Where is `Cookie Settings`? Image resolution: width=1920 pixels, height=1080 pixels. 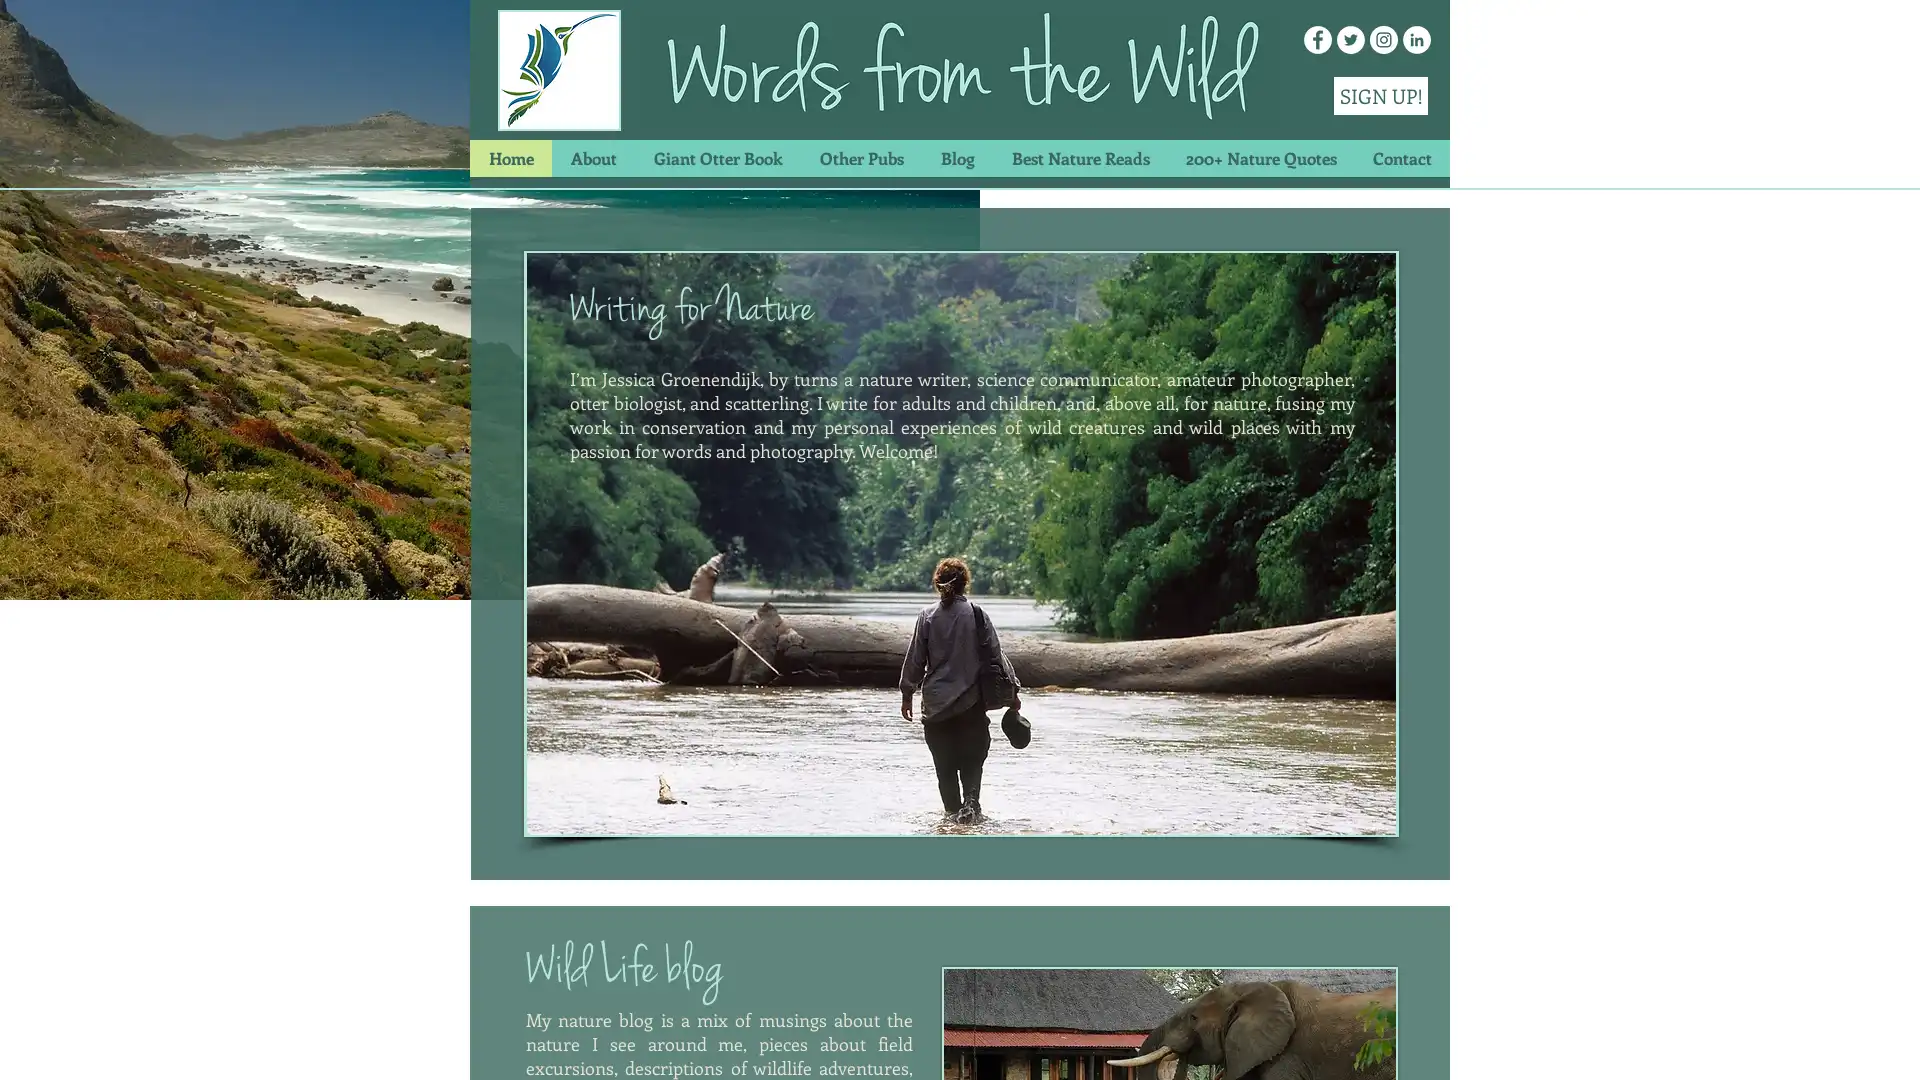
Cookie Settings is located at coordinates (1703, 1044).